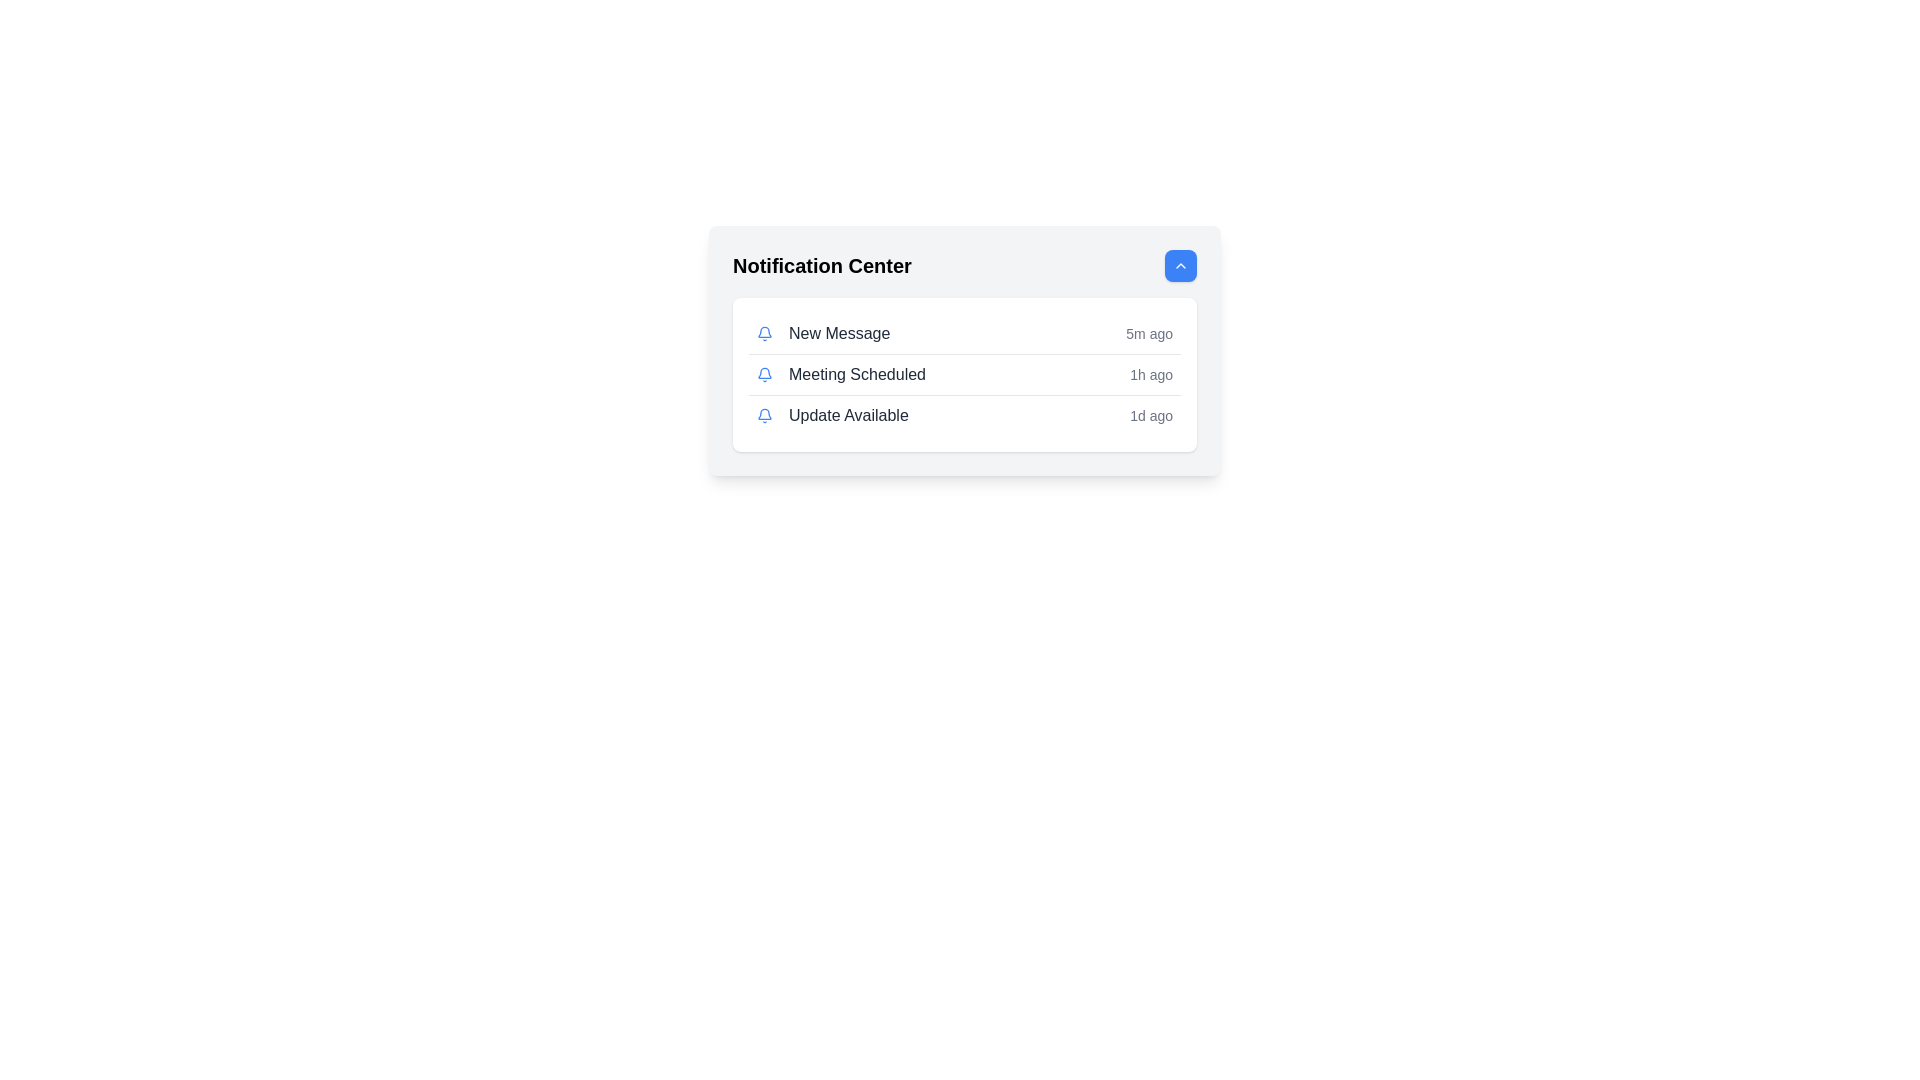 The image size is (1920, 1080). Describe the element at coordinates (1149, 333) in the screenshot. I see `displayed text of the Text Label that shows the time elapsed since the 'New Message' notification` at that location.